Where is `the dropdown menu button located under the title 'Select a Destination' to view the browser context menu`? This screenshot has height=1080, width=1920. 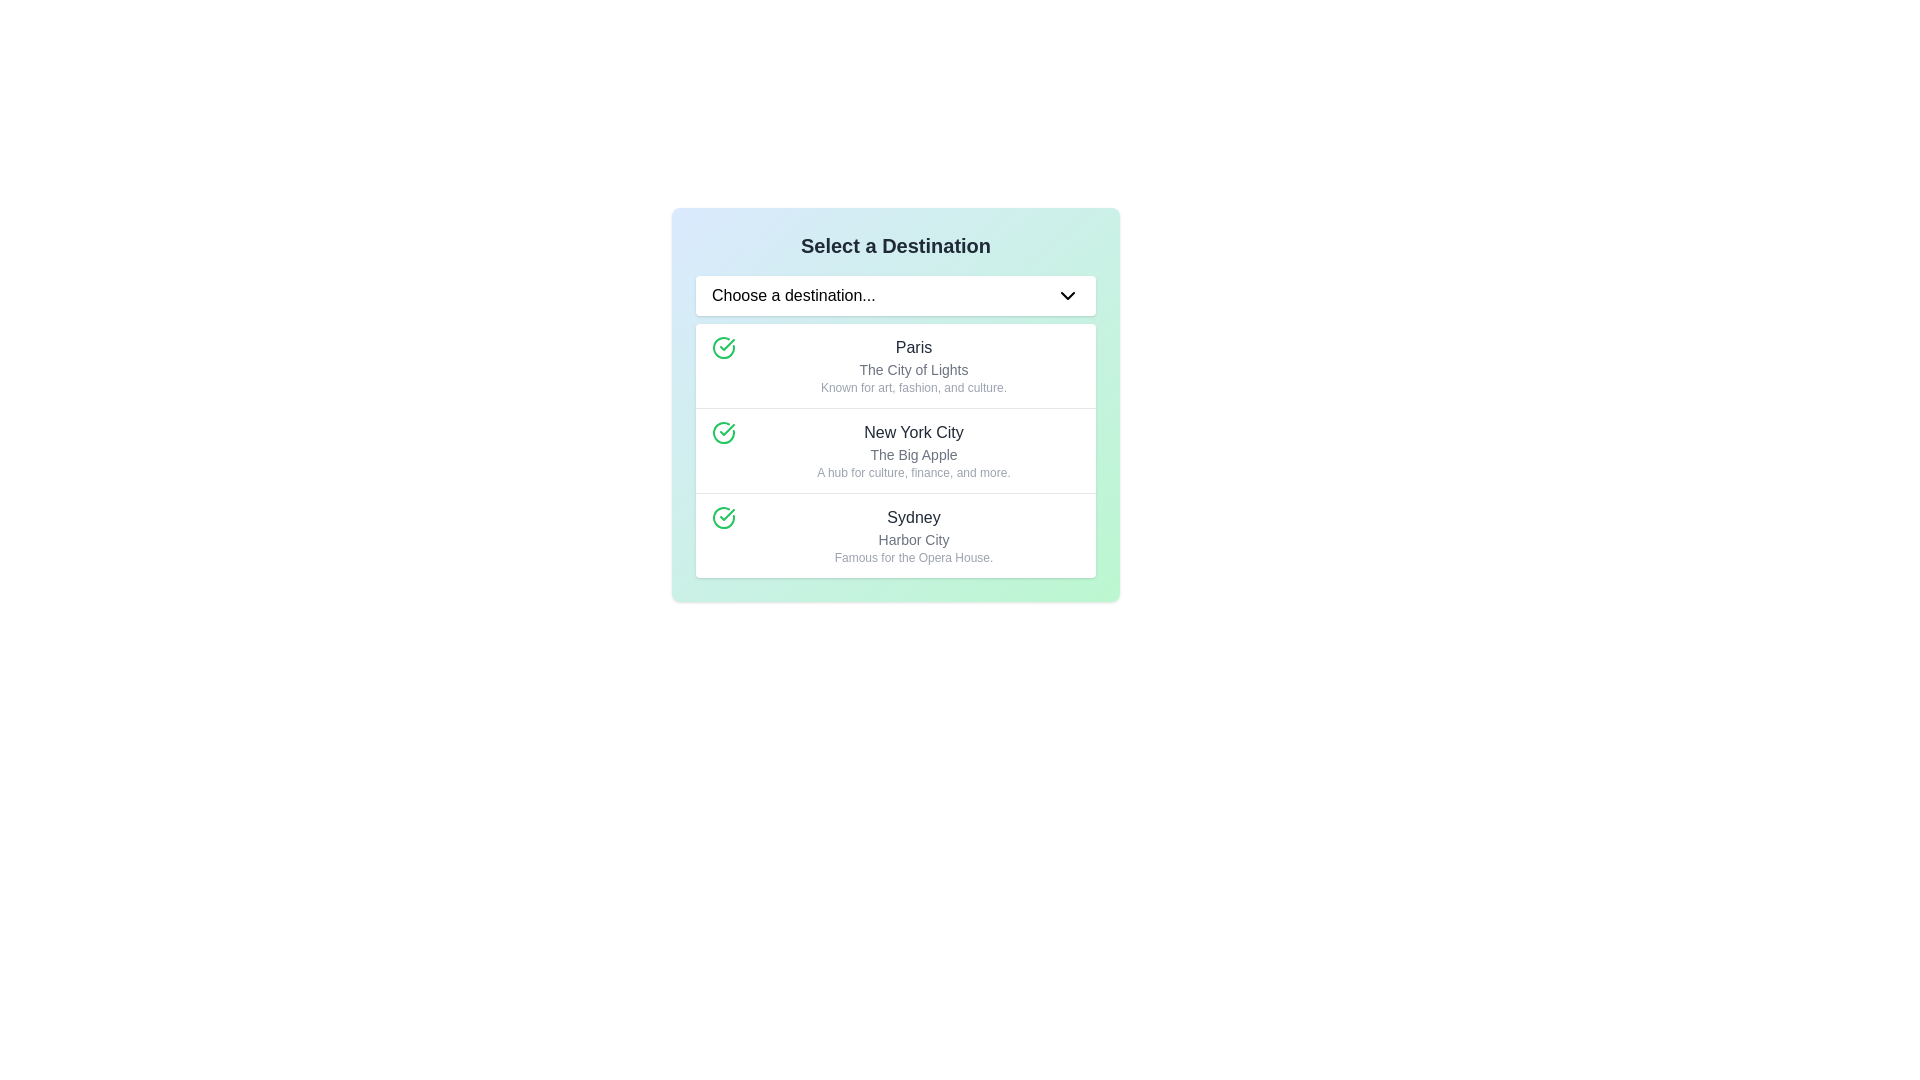 the dropdown menu button located under the title 'Select a Destination' to view the browser context menu is located at coordinates (895, 296).